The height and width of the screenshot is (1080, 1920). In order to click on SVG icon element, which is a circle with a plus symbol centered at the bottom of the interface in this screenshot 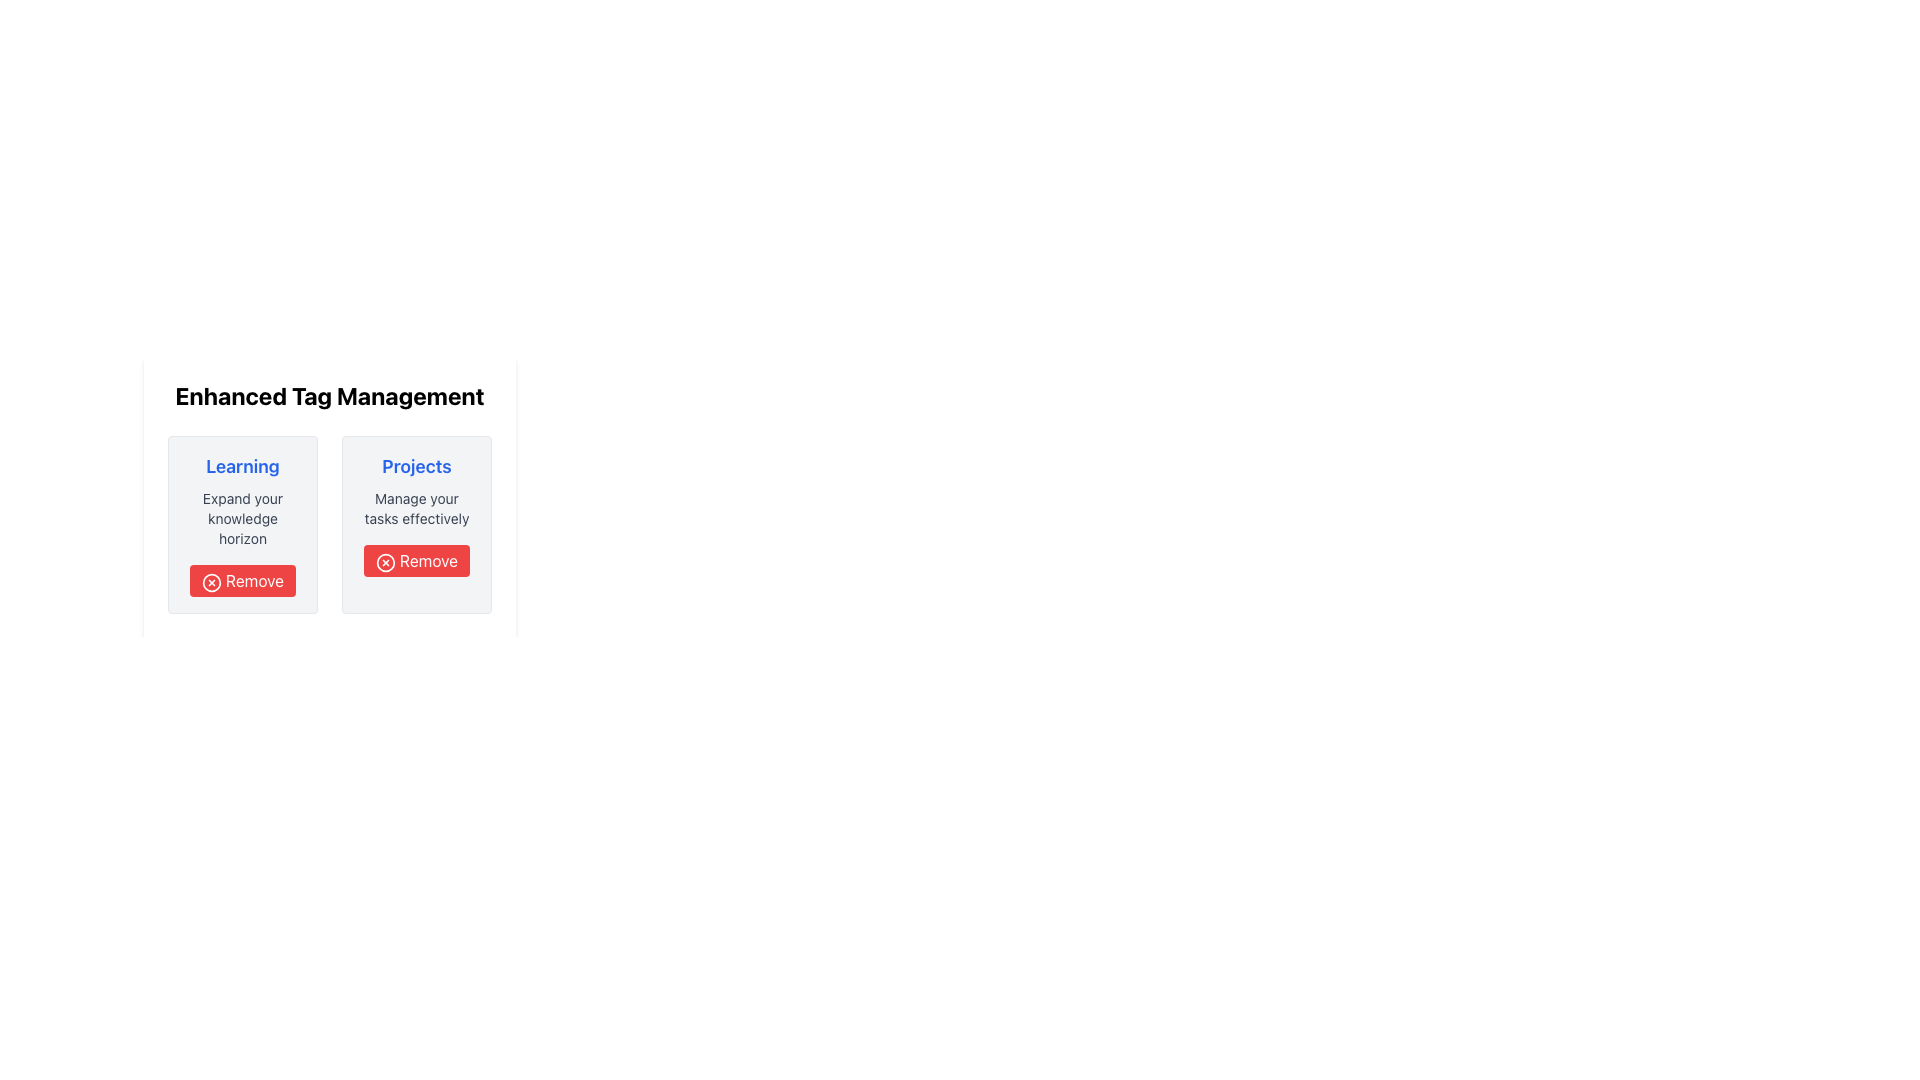, I will do `click(274, 841)`.